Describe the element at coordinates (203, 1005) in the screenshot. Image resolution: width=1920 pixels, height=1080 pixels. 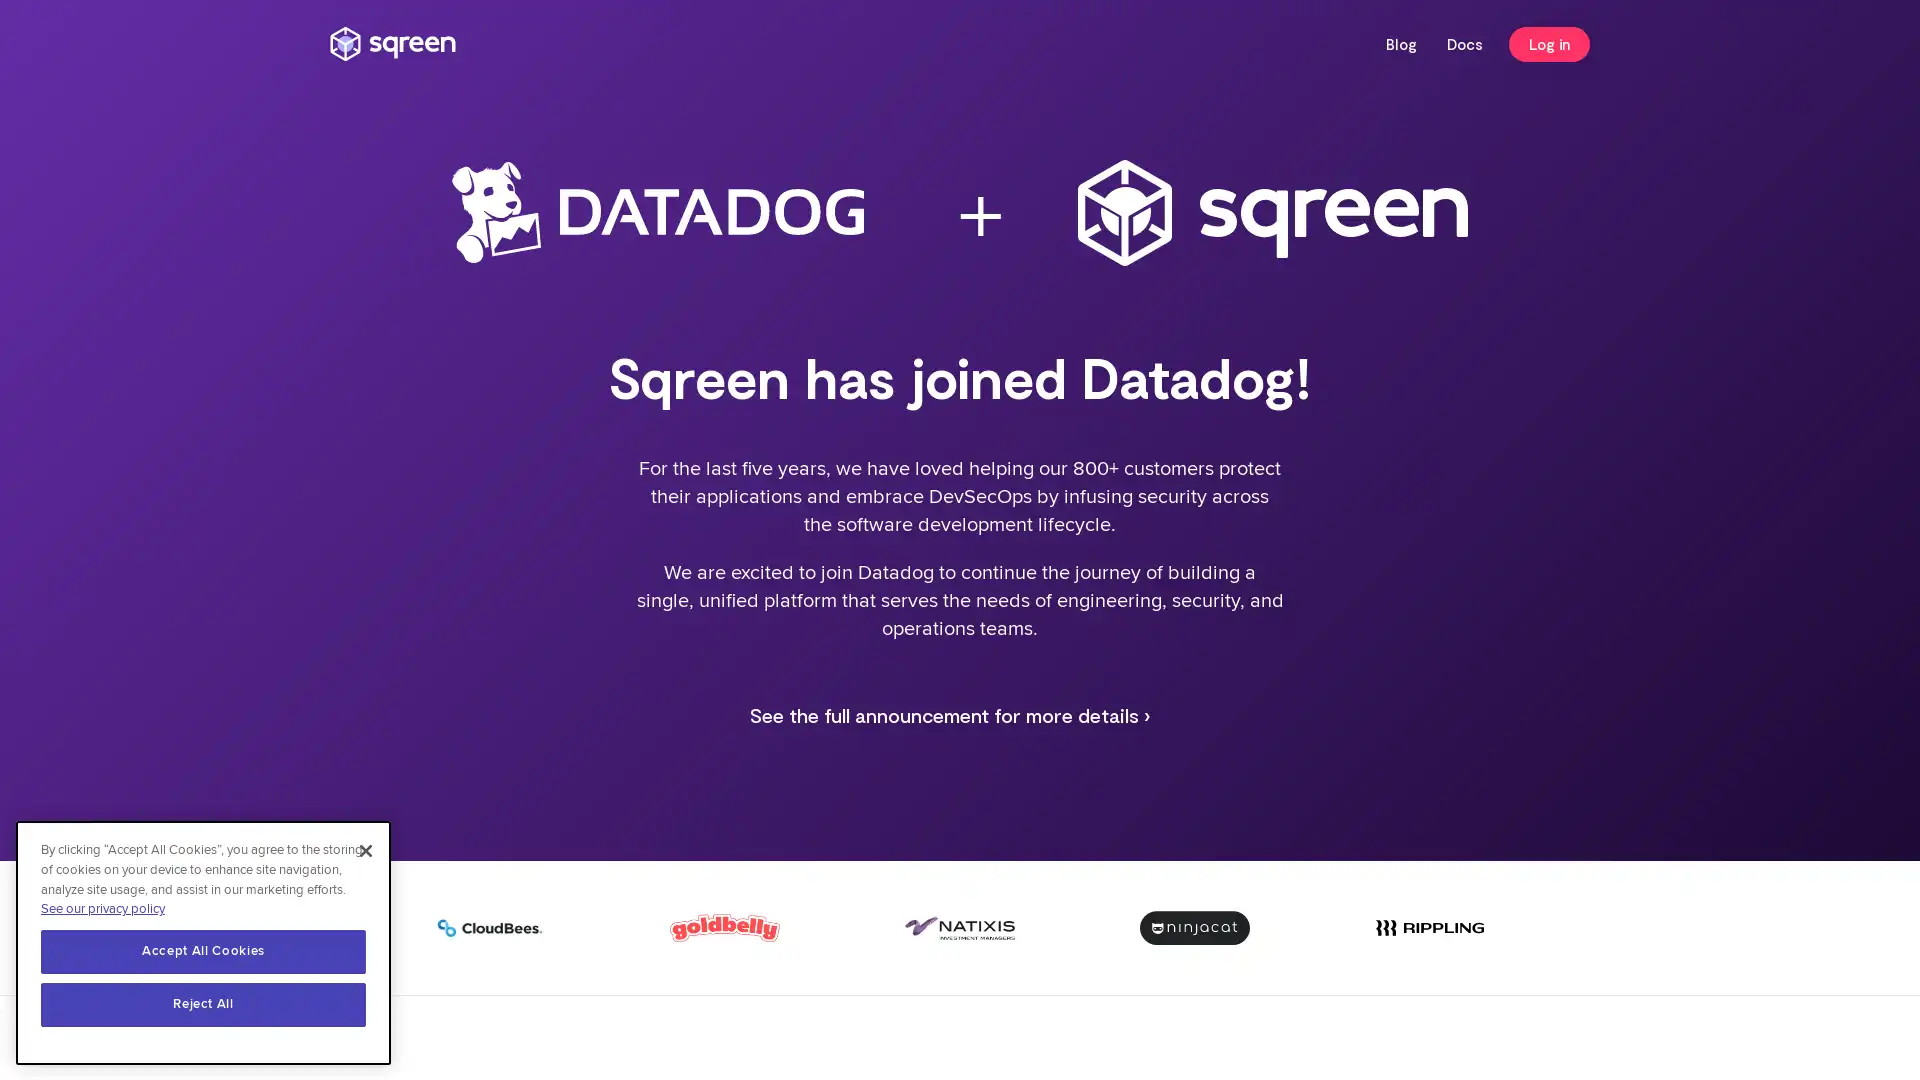
I see `Reject All` at that location.